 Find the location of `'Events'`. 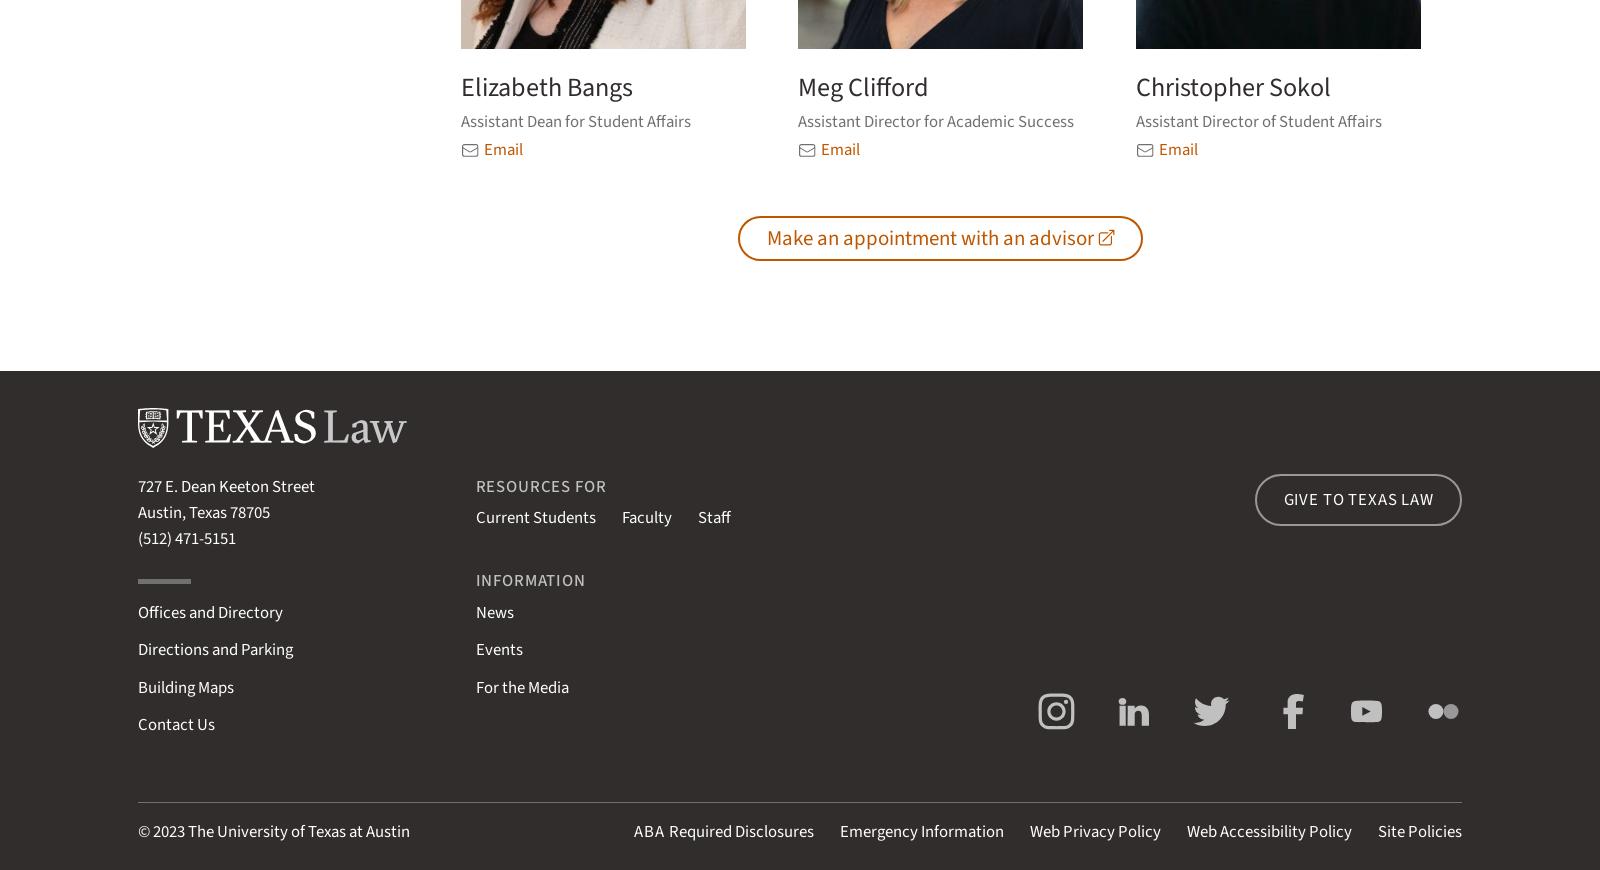

'Events' is located at coordinates (497, 648).